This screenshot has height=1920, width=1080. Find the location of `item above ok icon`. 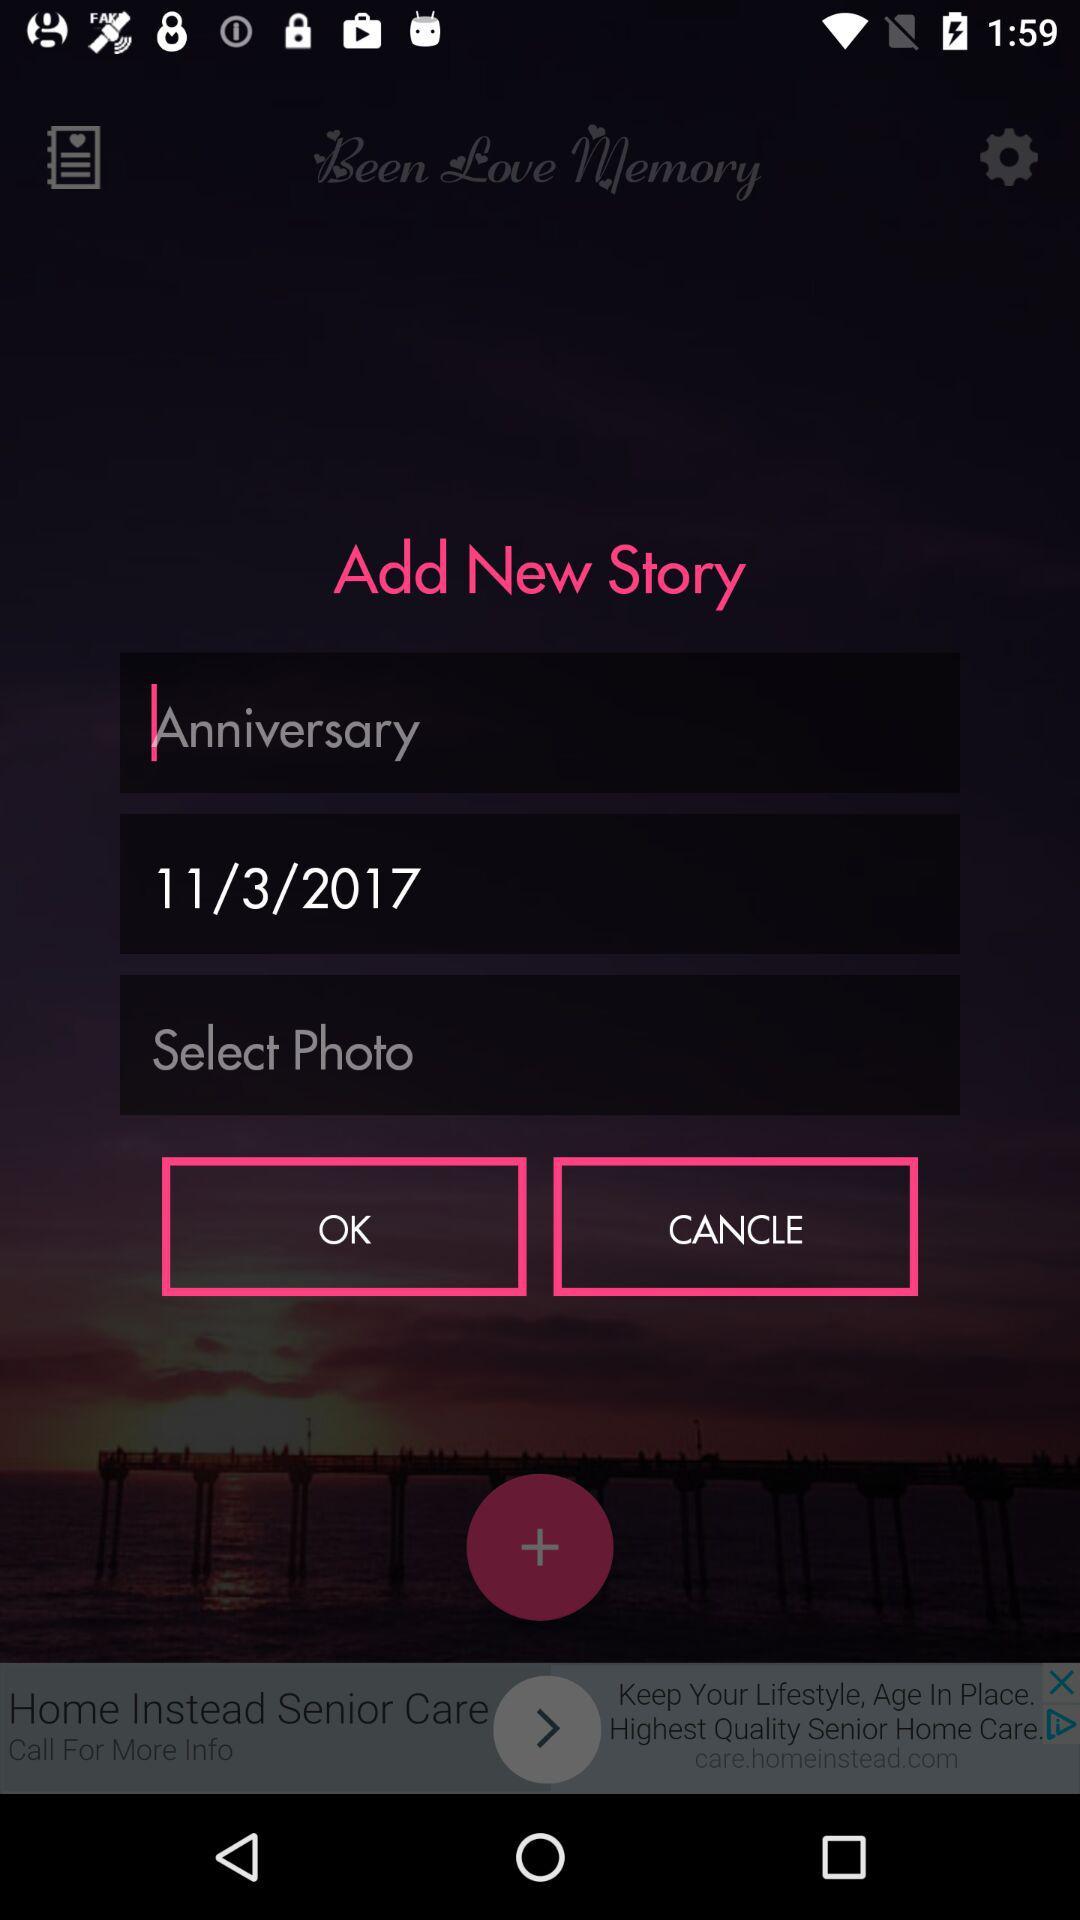

item above ok icon is located at coordinates (540, 1044).